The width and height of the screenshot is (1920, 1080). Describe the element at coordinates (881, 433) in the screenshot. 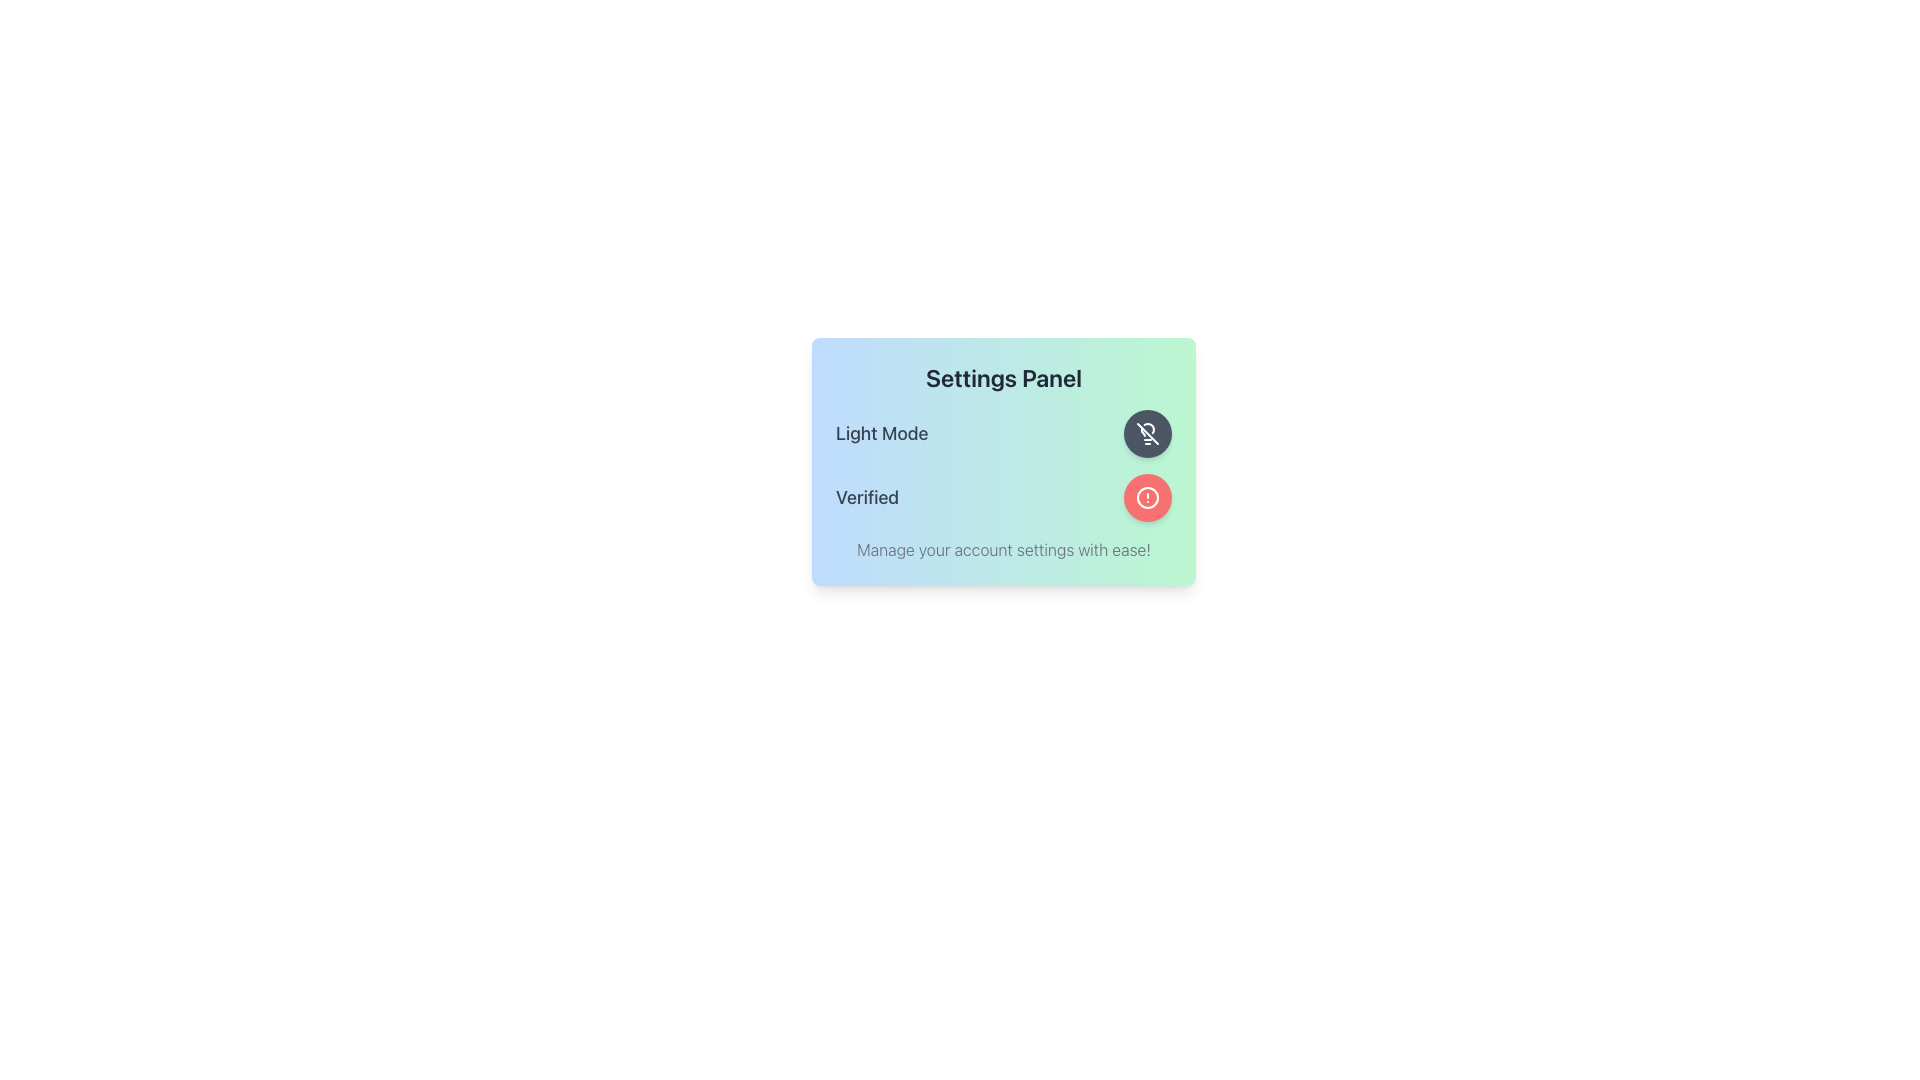

I see `the 'Light Mode' text label located in the upper left portion of the settings card, below 'Settings Panel'` at that location.